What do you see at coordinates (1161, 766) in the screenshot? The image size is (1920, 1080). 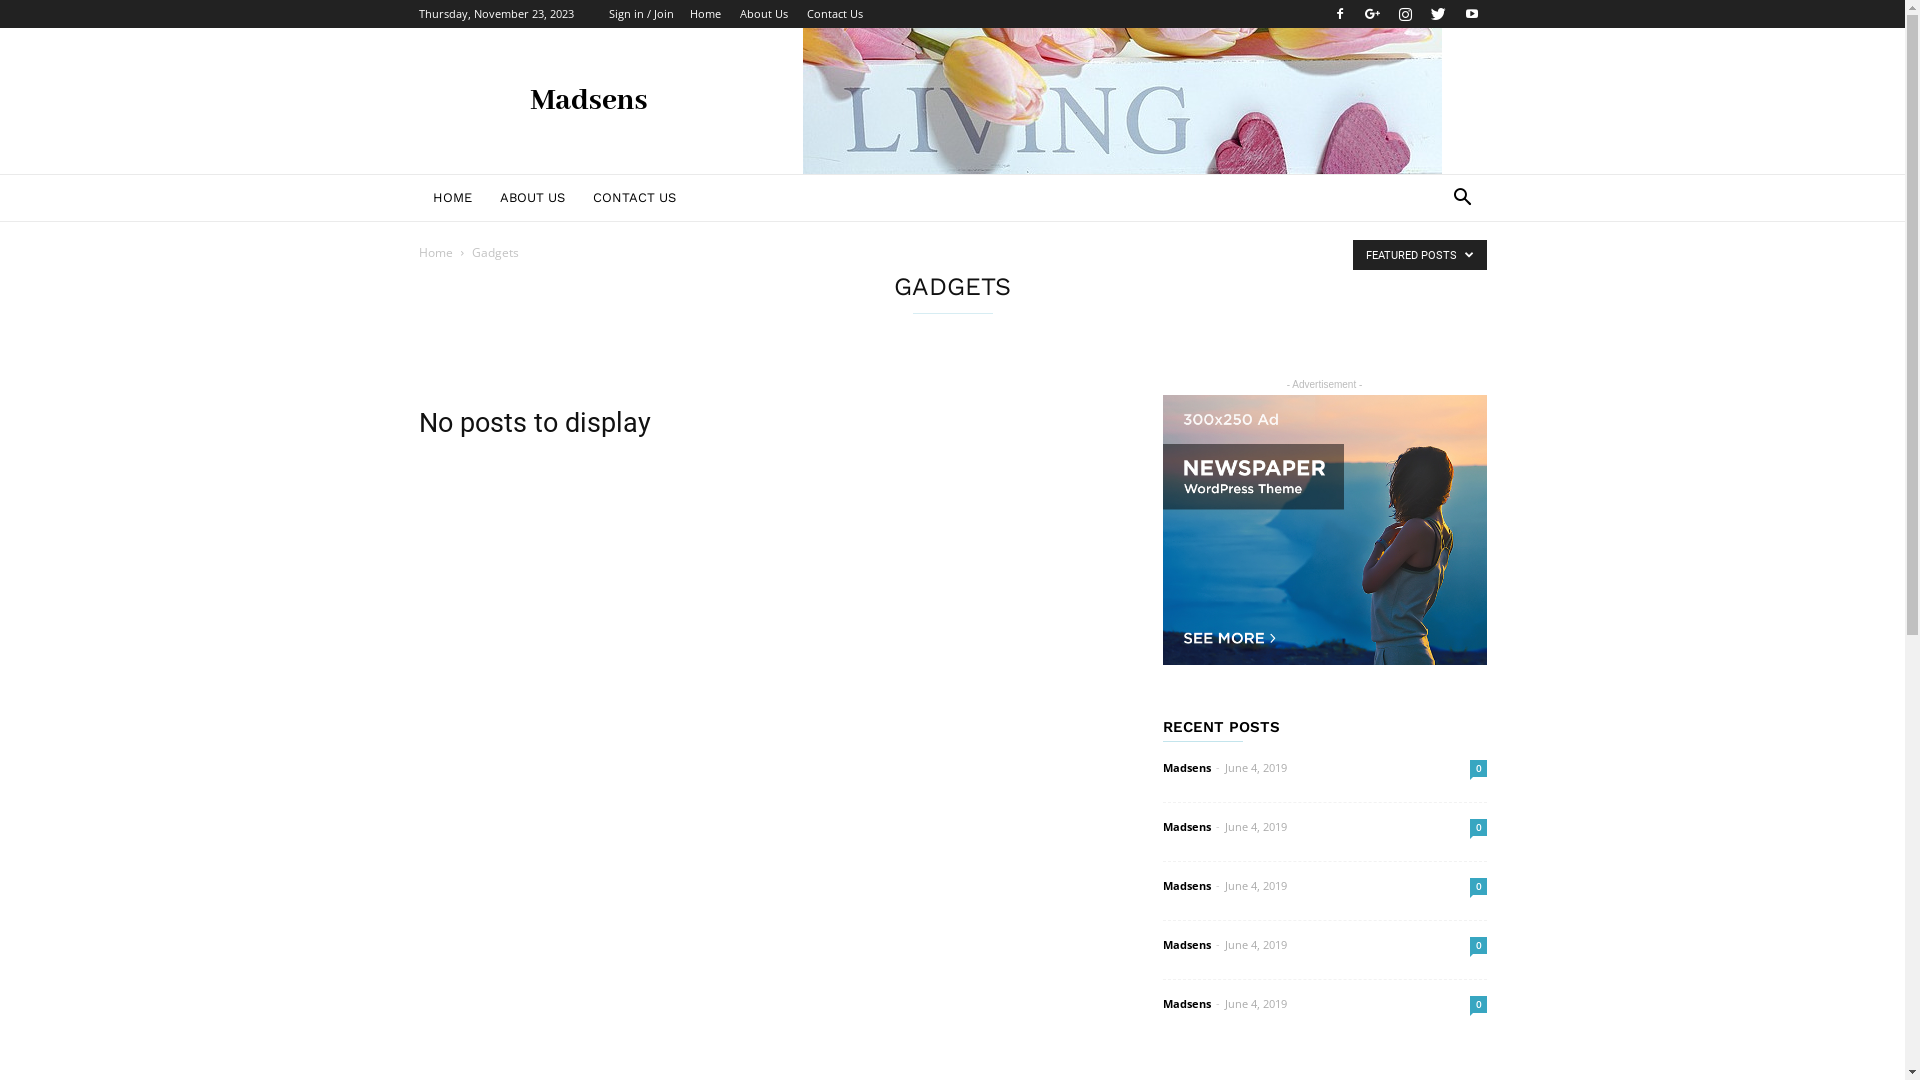 I see `'Madsens'` at bounding box center [1161, 766].